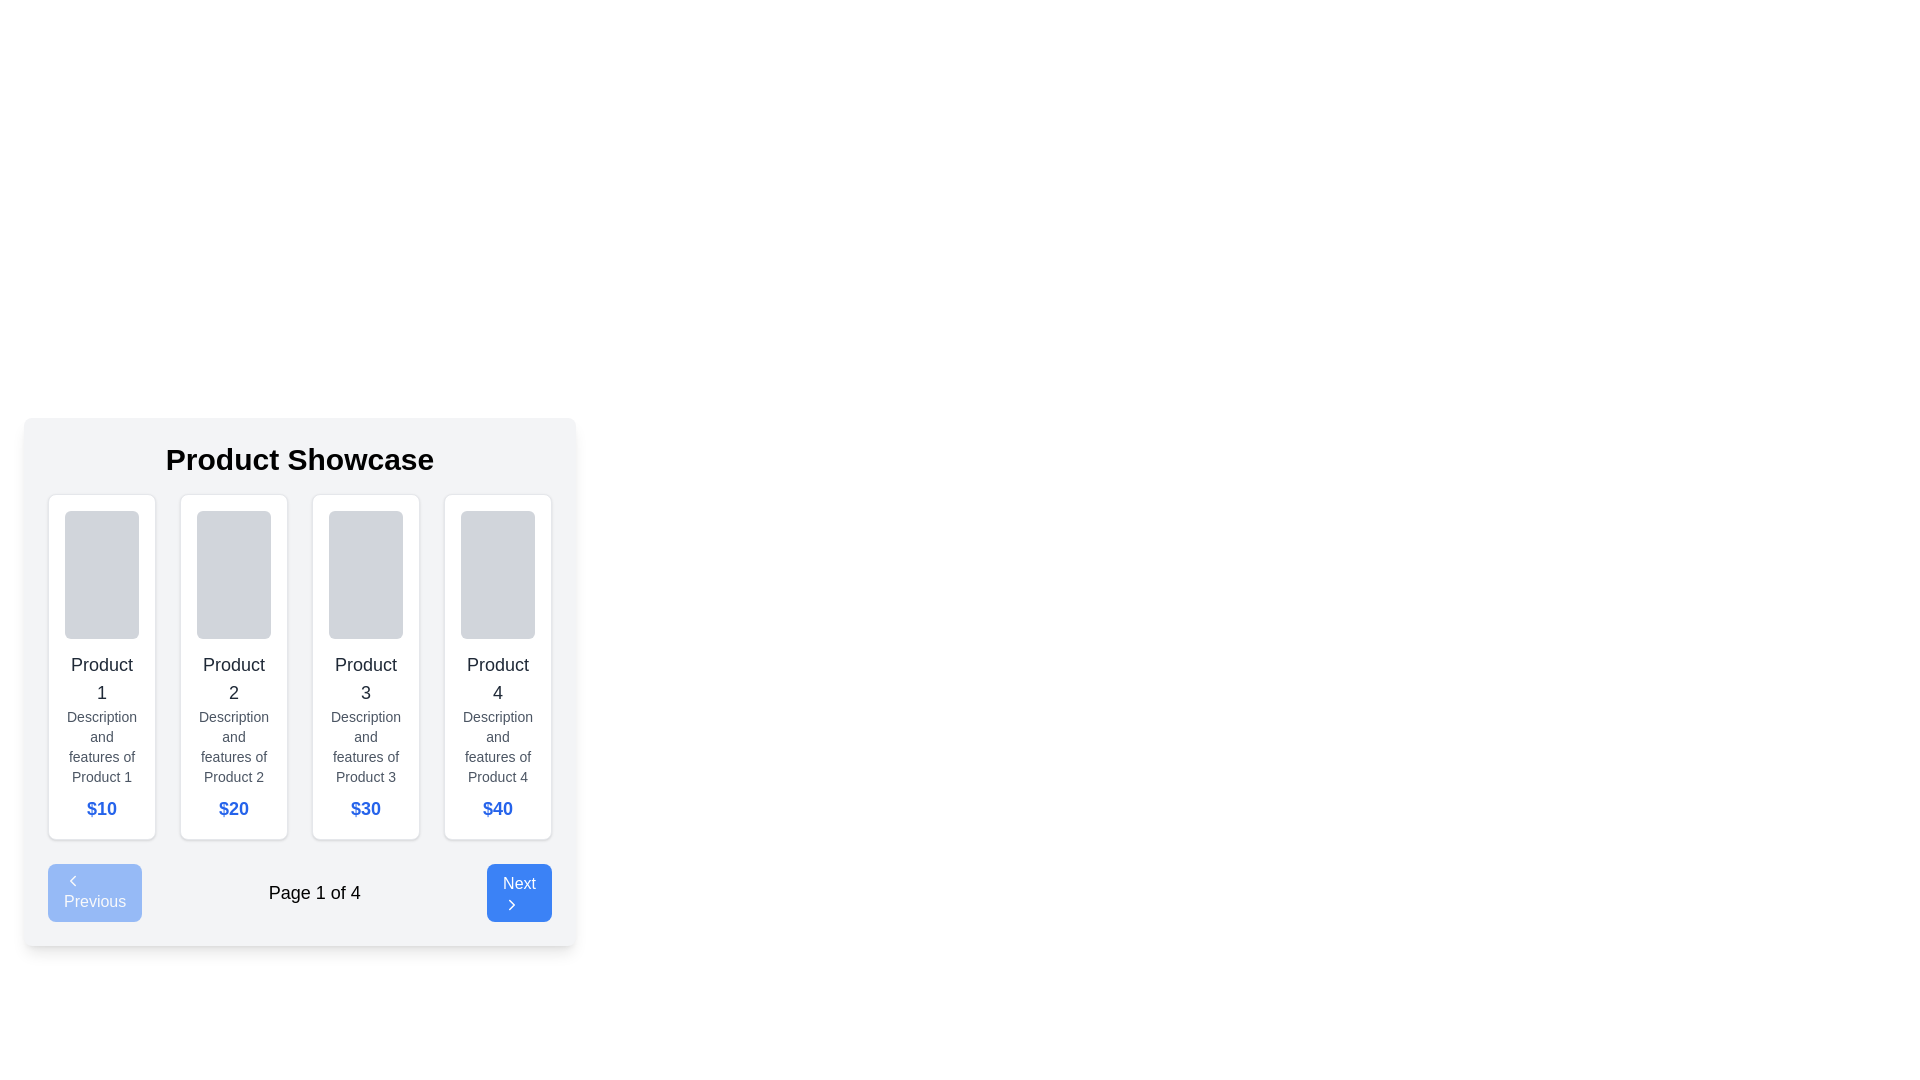 The height and width of the screenshot is (1080, 1920). I want to click on the rounded rectangular button with a blue background and white 'Next' text to observe the hover effects, so click(519, 892).